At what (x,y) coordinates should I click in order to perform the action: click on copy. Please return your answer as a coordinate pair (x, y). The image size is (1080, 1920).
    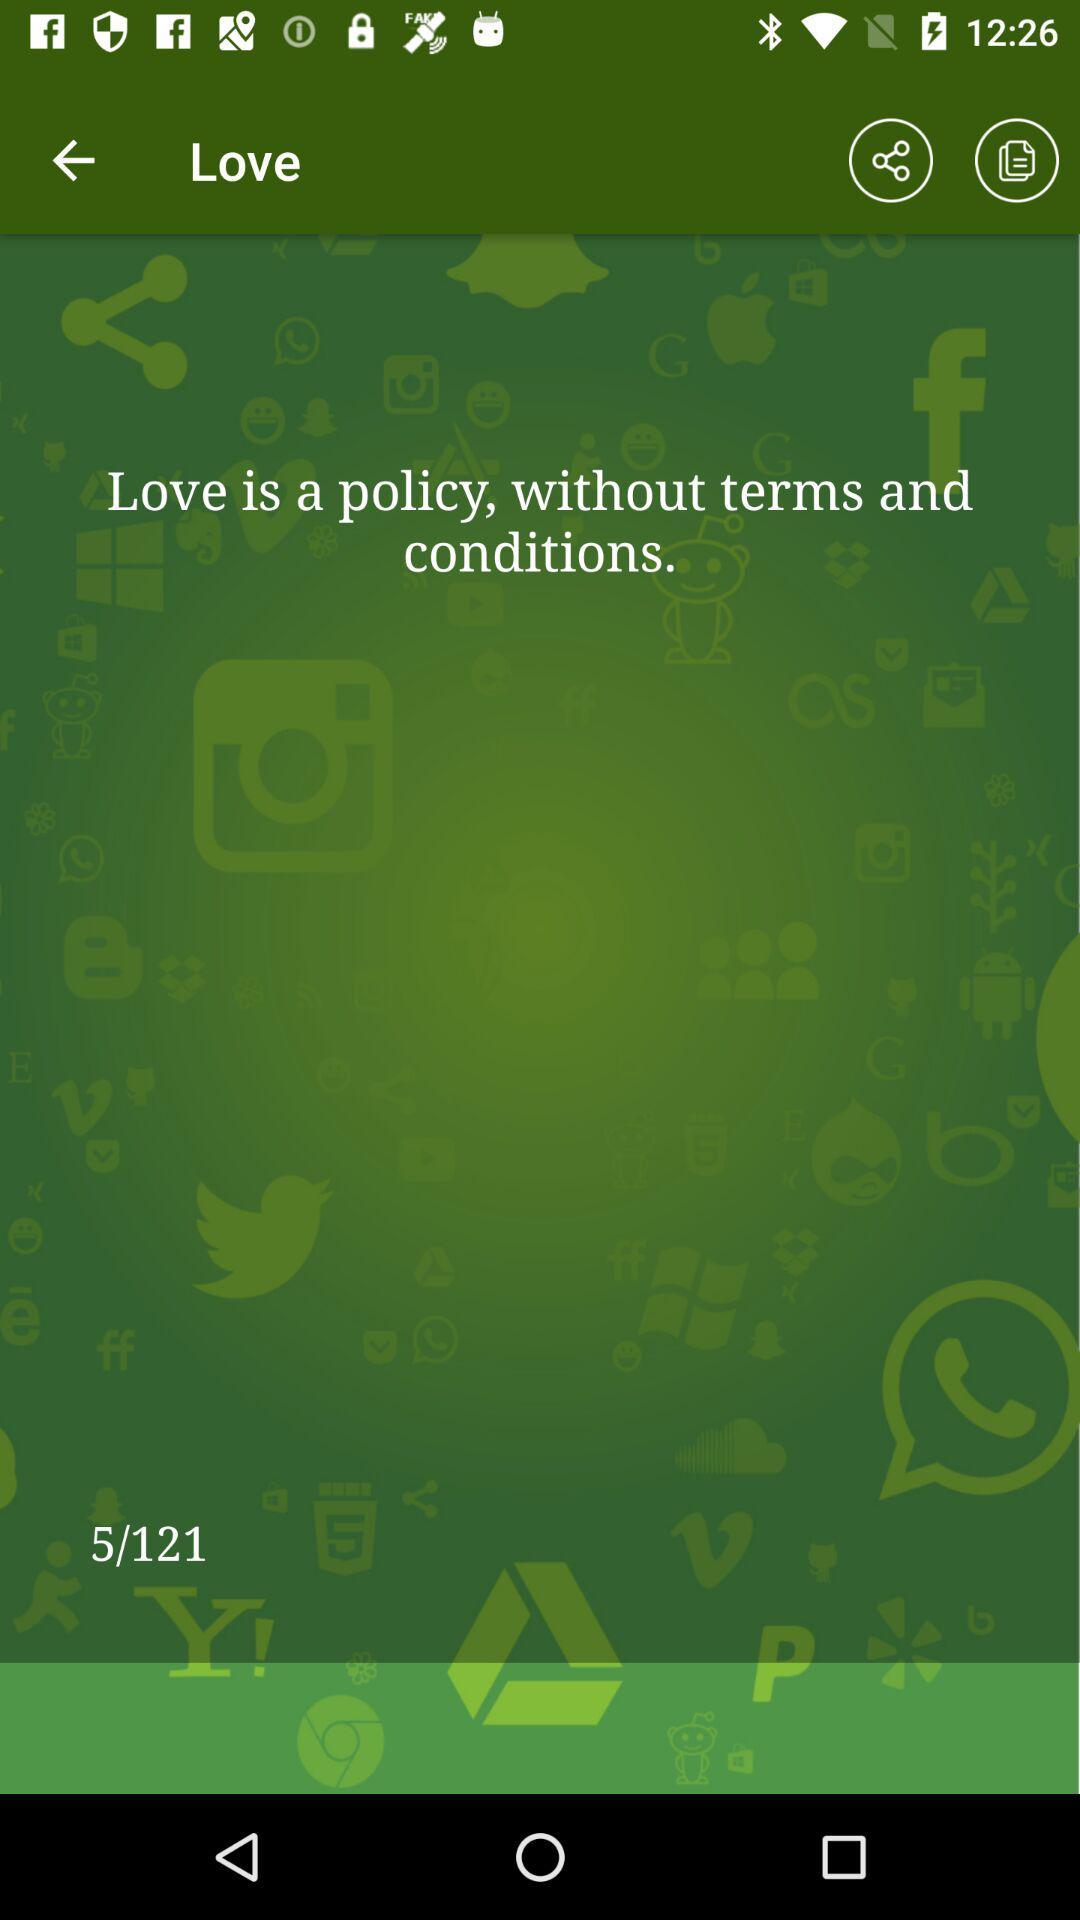
    Looking at the image, I should click on (1017, 160).